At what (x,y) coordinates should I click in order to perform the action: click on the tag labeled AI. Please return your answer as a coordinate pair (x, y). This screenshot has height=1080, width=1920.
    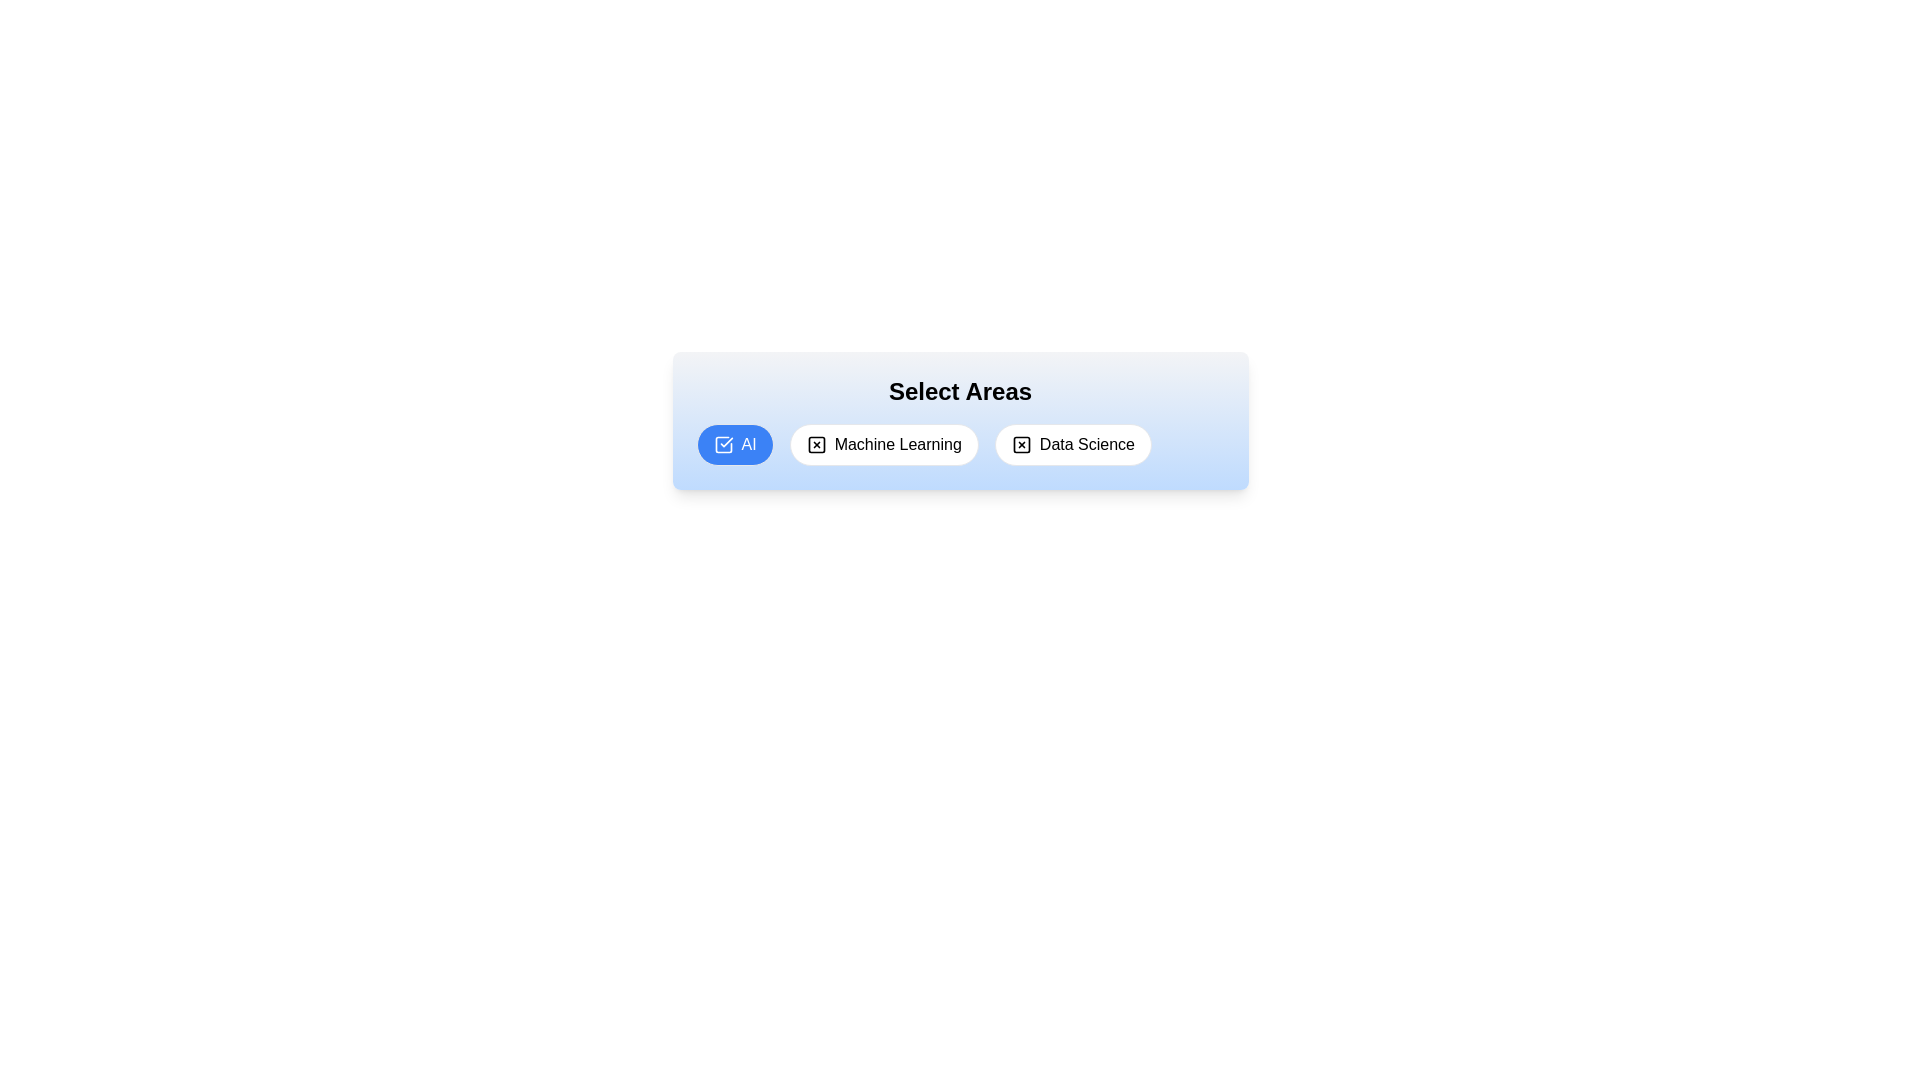
    Looking at the image, I should click on (733, 443).